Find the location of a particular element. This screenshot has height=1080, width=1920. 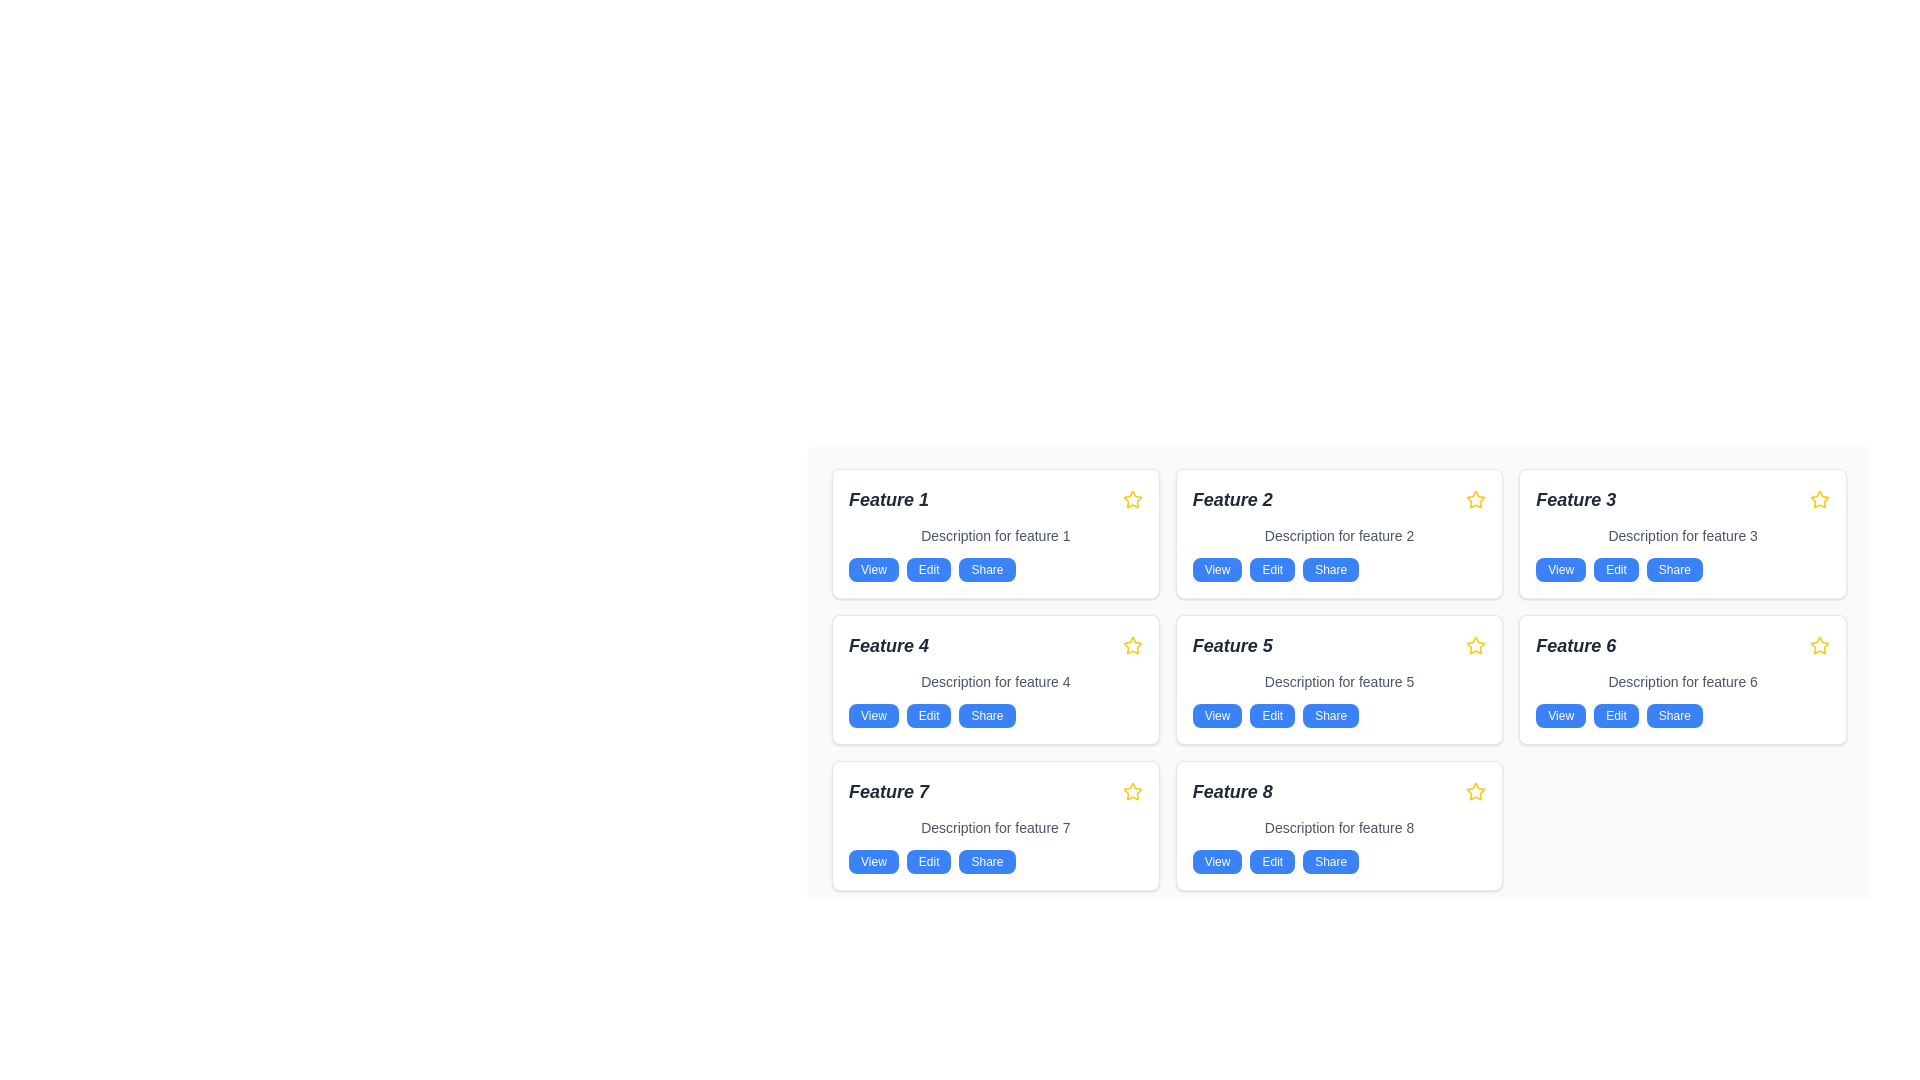

the 'View' button, which is a small rectangular button with rounded corners, white text on a blue background, located under the 'Feature 1' section is located at coordinates (873, 570).